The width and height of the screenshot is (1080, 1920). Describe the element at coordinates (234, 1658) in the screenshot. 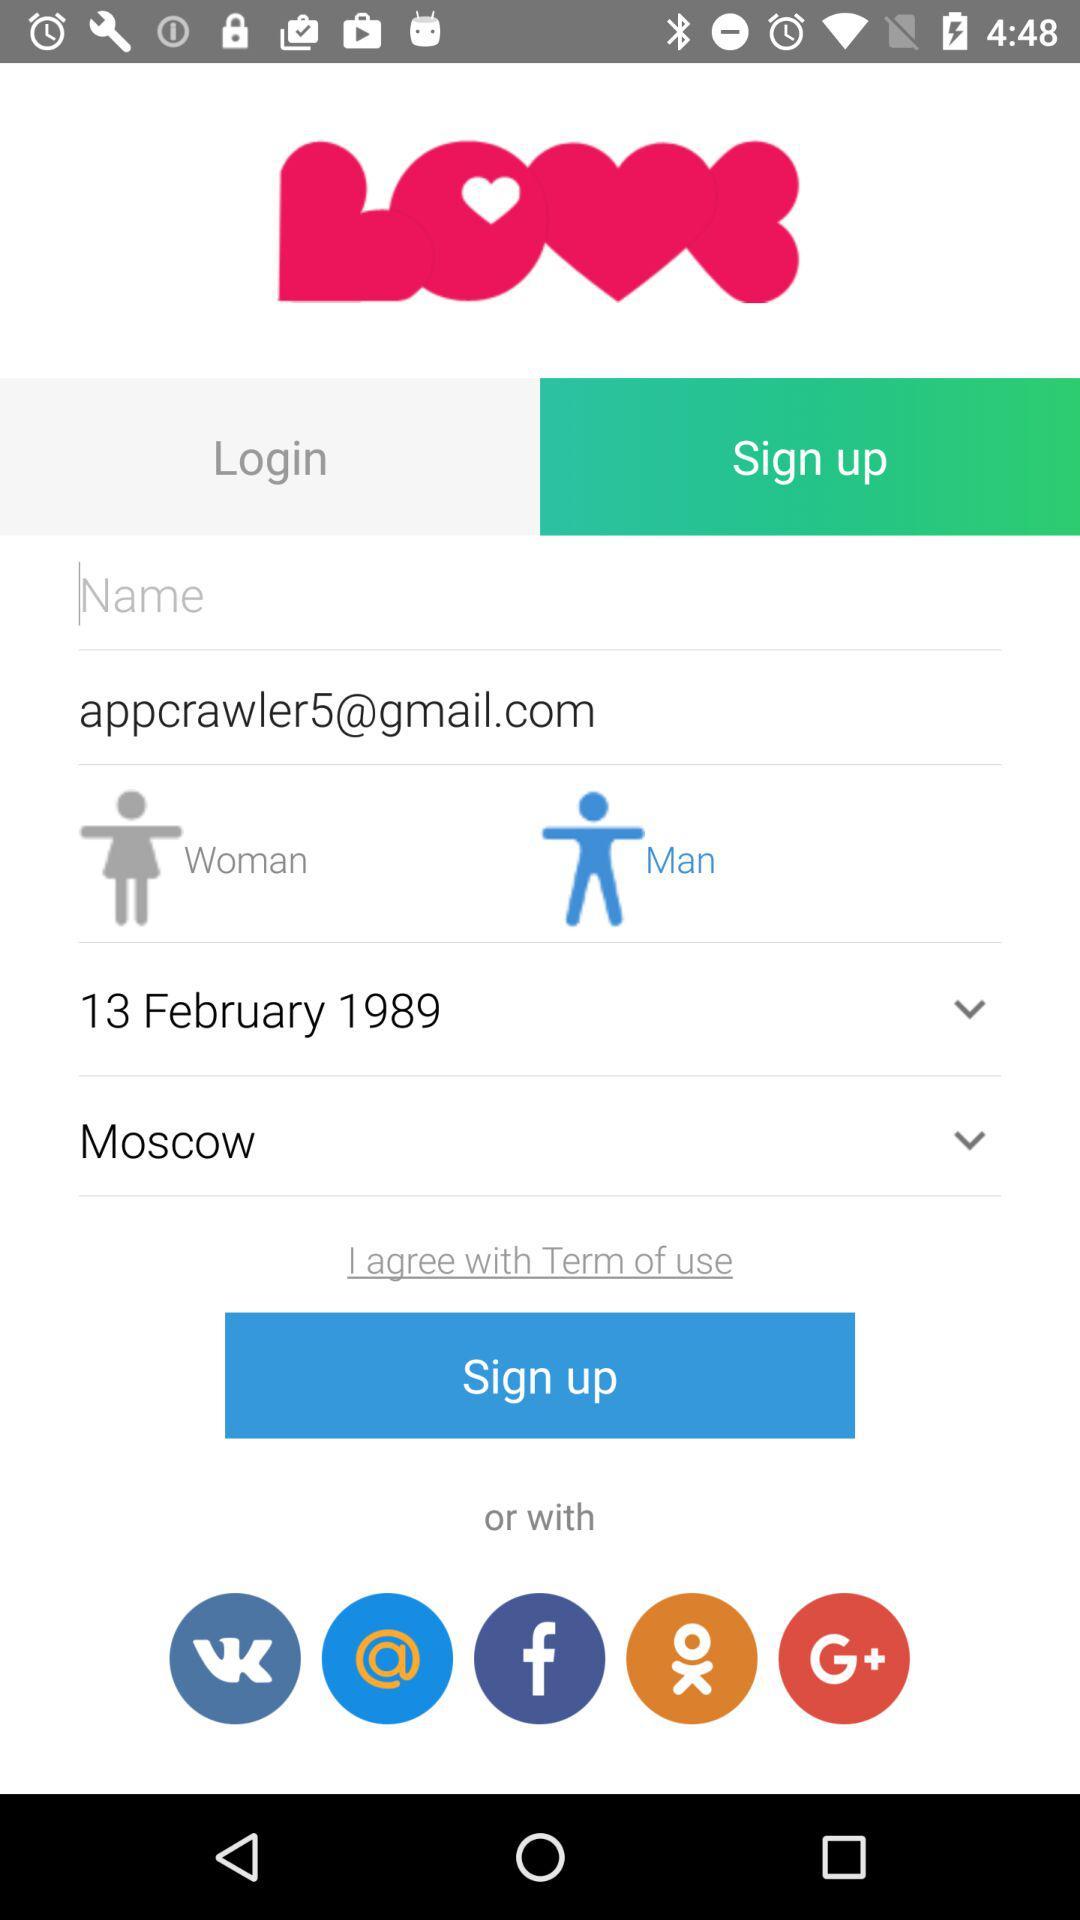

I see `social share button` at that location.